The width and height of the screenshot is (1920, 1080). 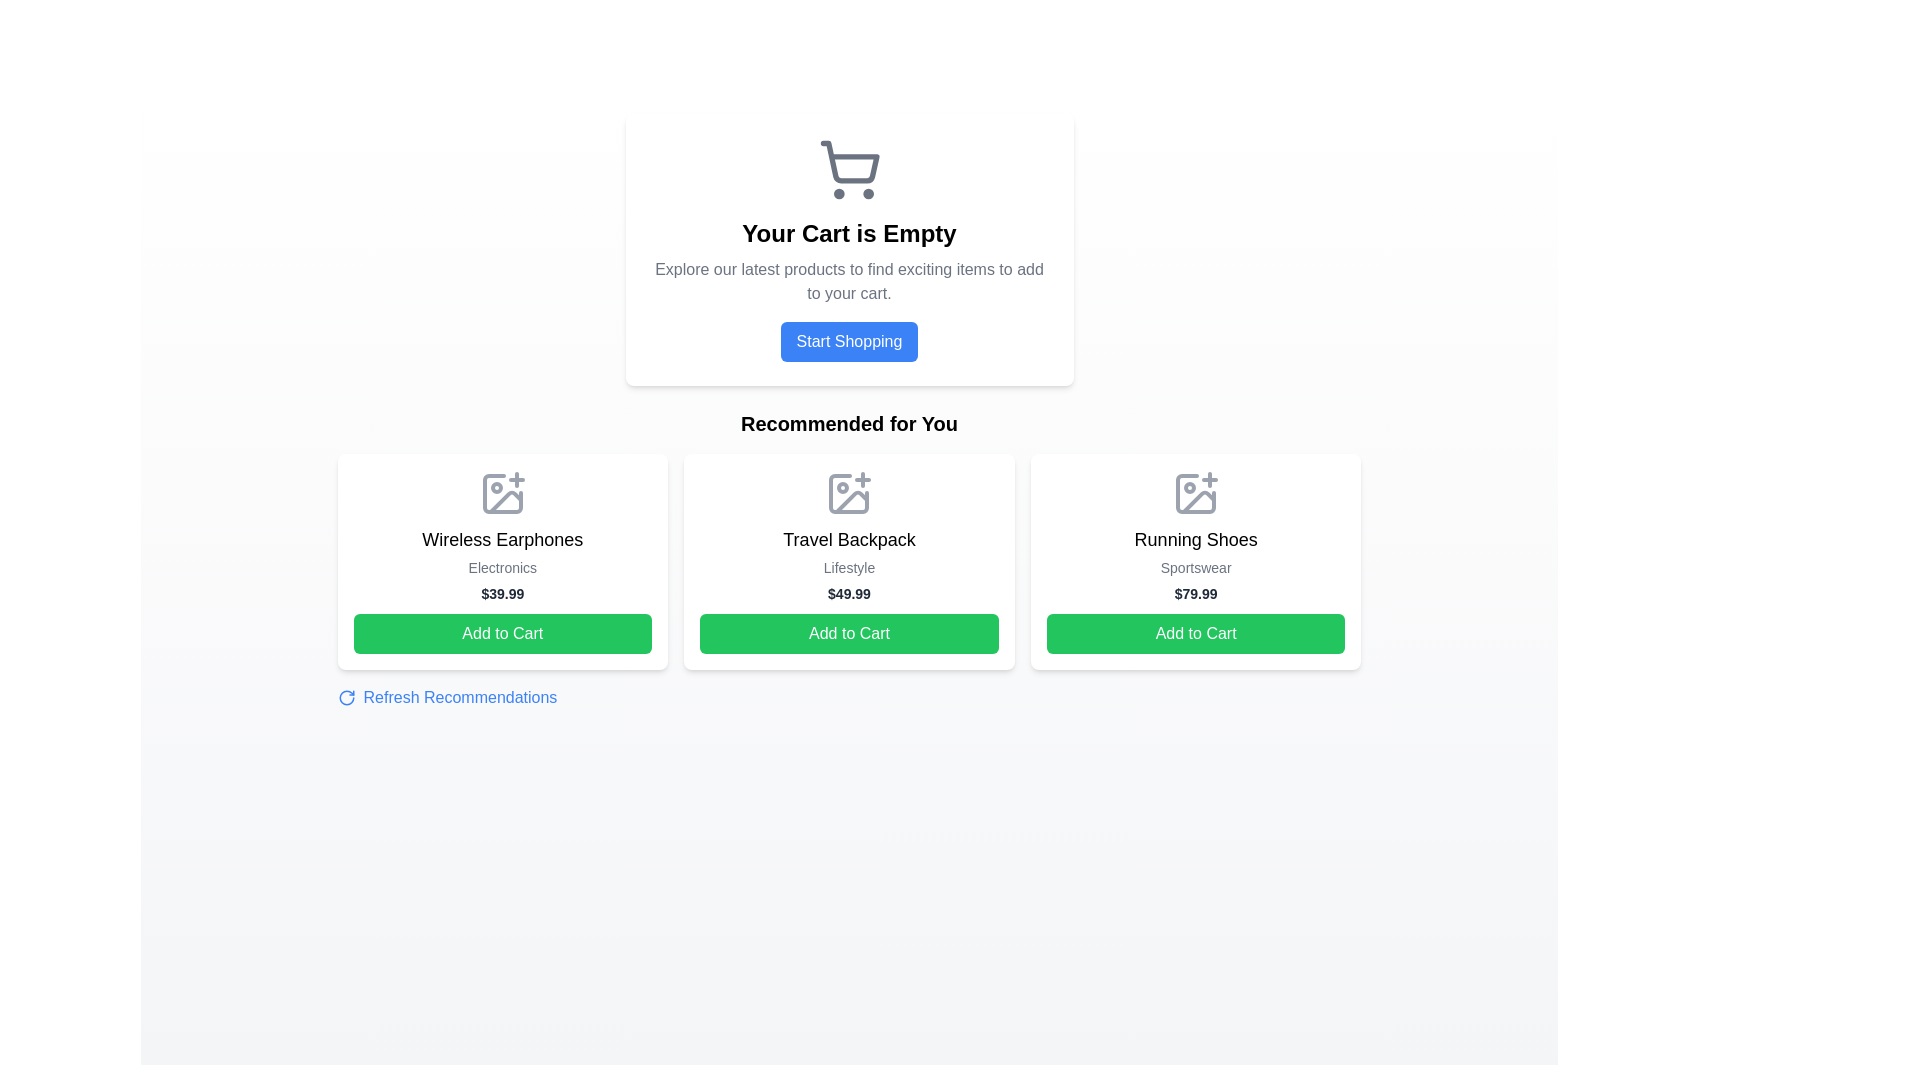 I want to click on the text label displaying 'Lifestyle' which is styled in gray color and positioned between 'Travel Backpack' and '$49.99' in the middle card of the 'Recommended for You' section, so click(x=849, y=567).